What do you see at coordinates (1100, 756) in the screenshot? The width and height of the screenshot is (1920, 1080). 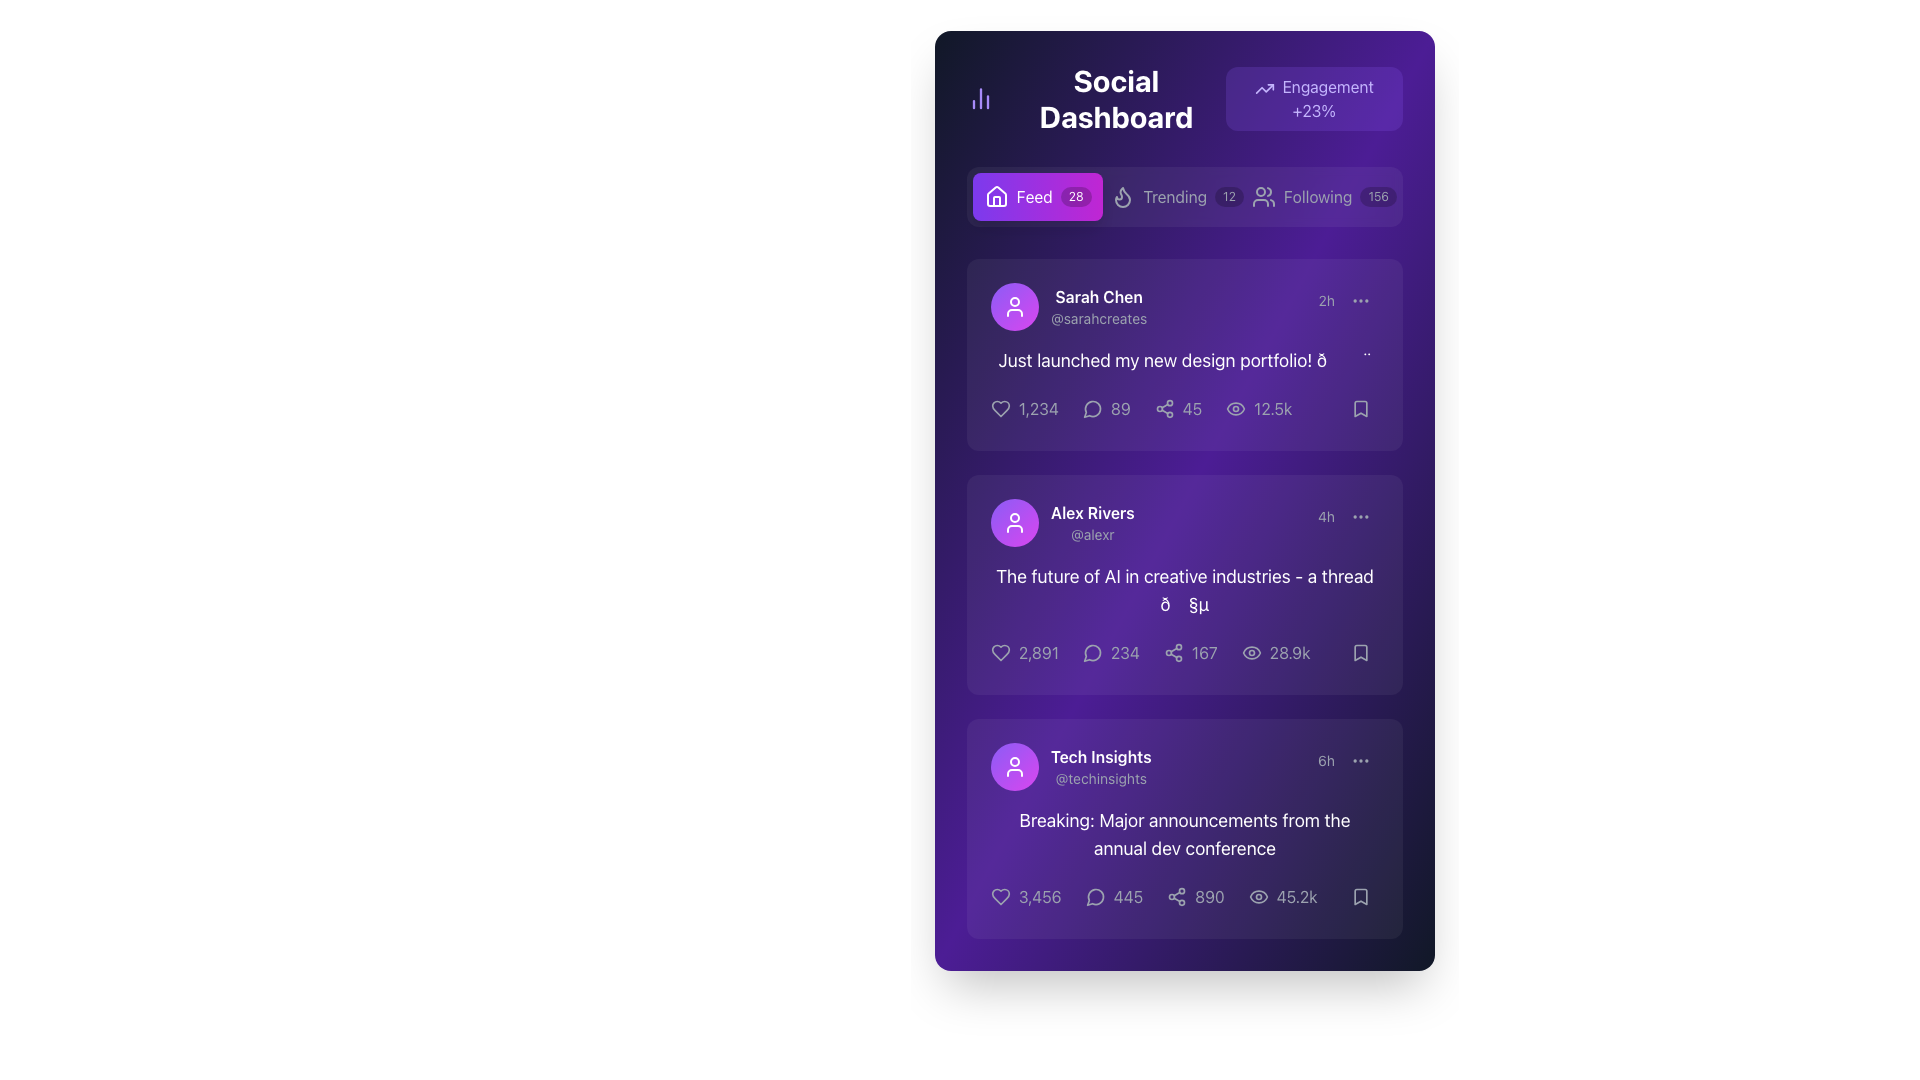 I see `text label displaying the title or name associated with the content creator, which is located near the top-left segment of a card in the feed, next to an avatar icon and above a smaller gray-colored text element '@techinsights'` at bounding box center [1100, 756].